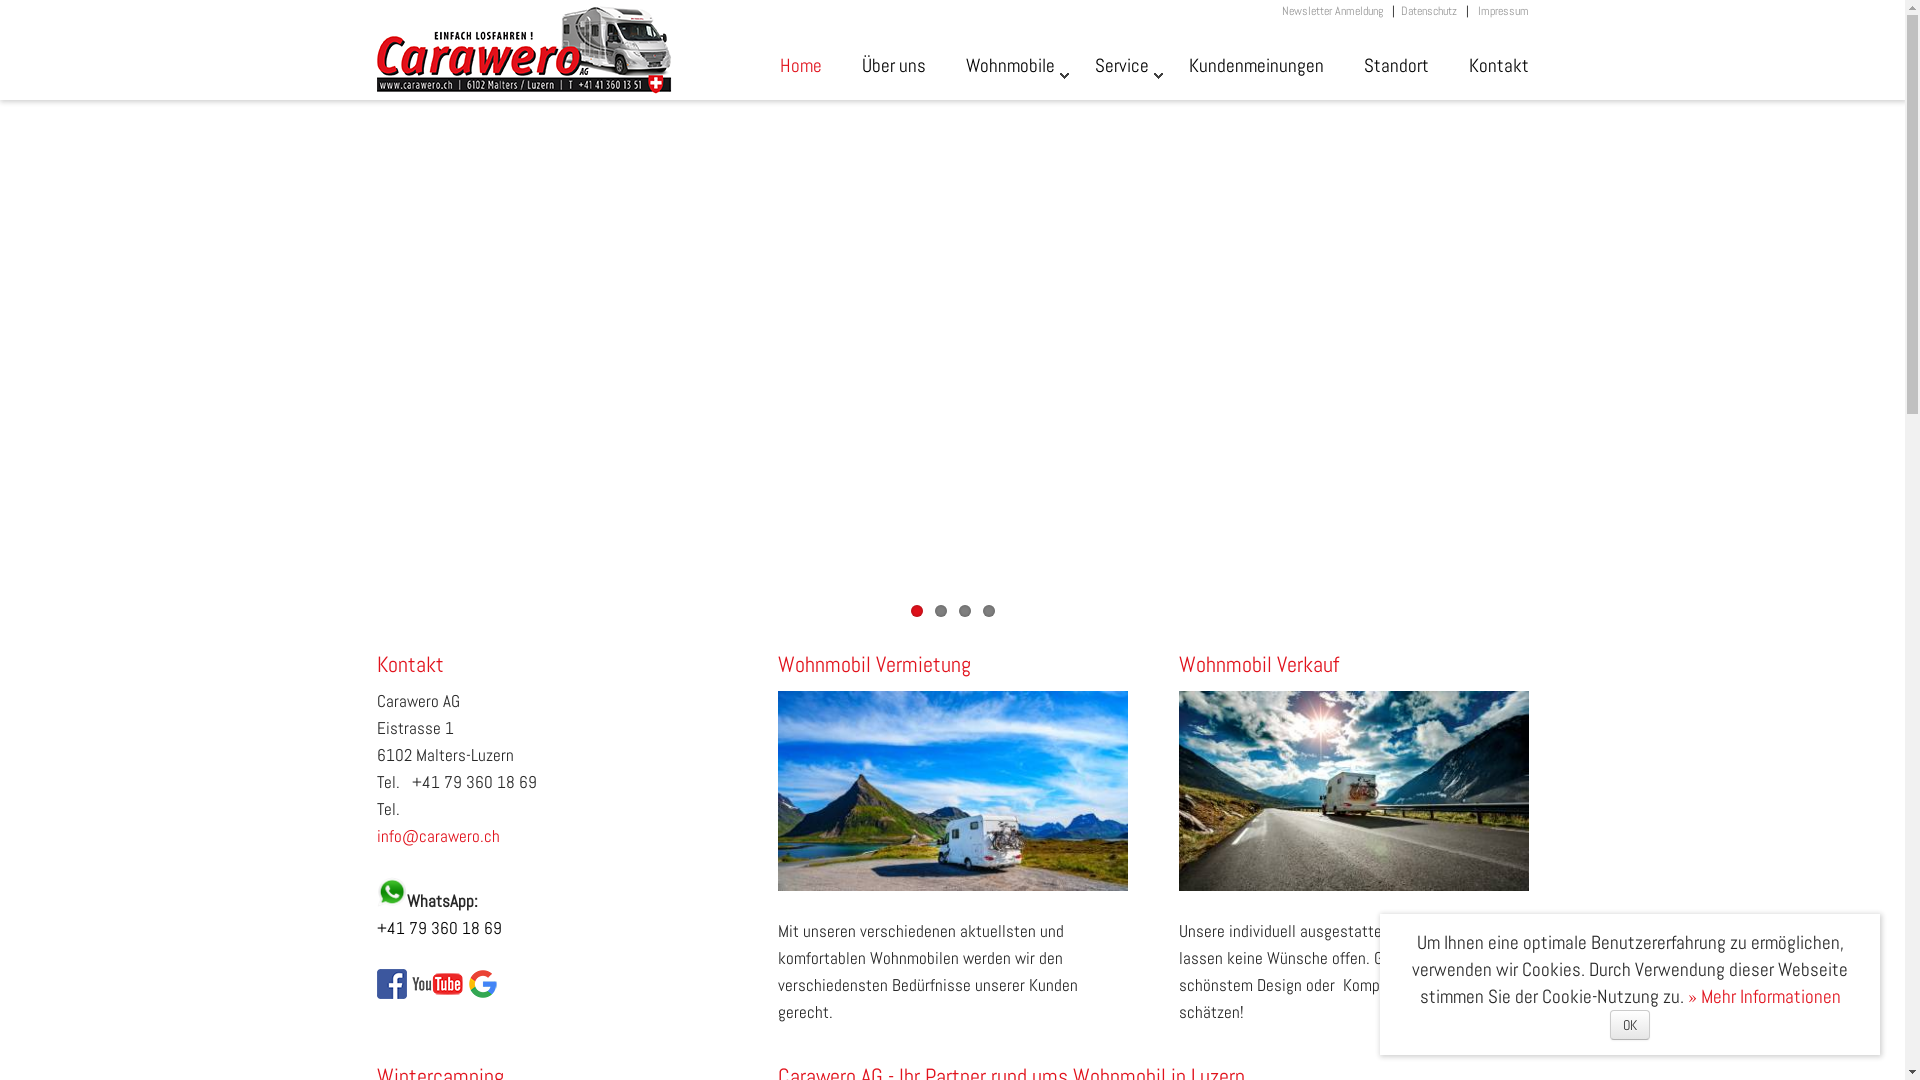 The width and height of the screenshot is (1920, 1080). What do you see at coordinates (1426, 11) in the screenshot?
I see `'Datenschutz'` at bounding box center [1426, 11].